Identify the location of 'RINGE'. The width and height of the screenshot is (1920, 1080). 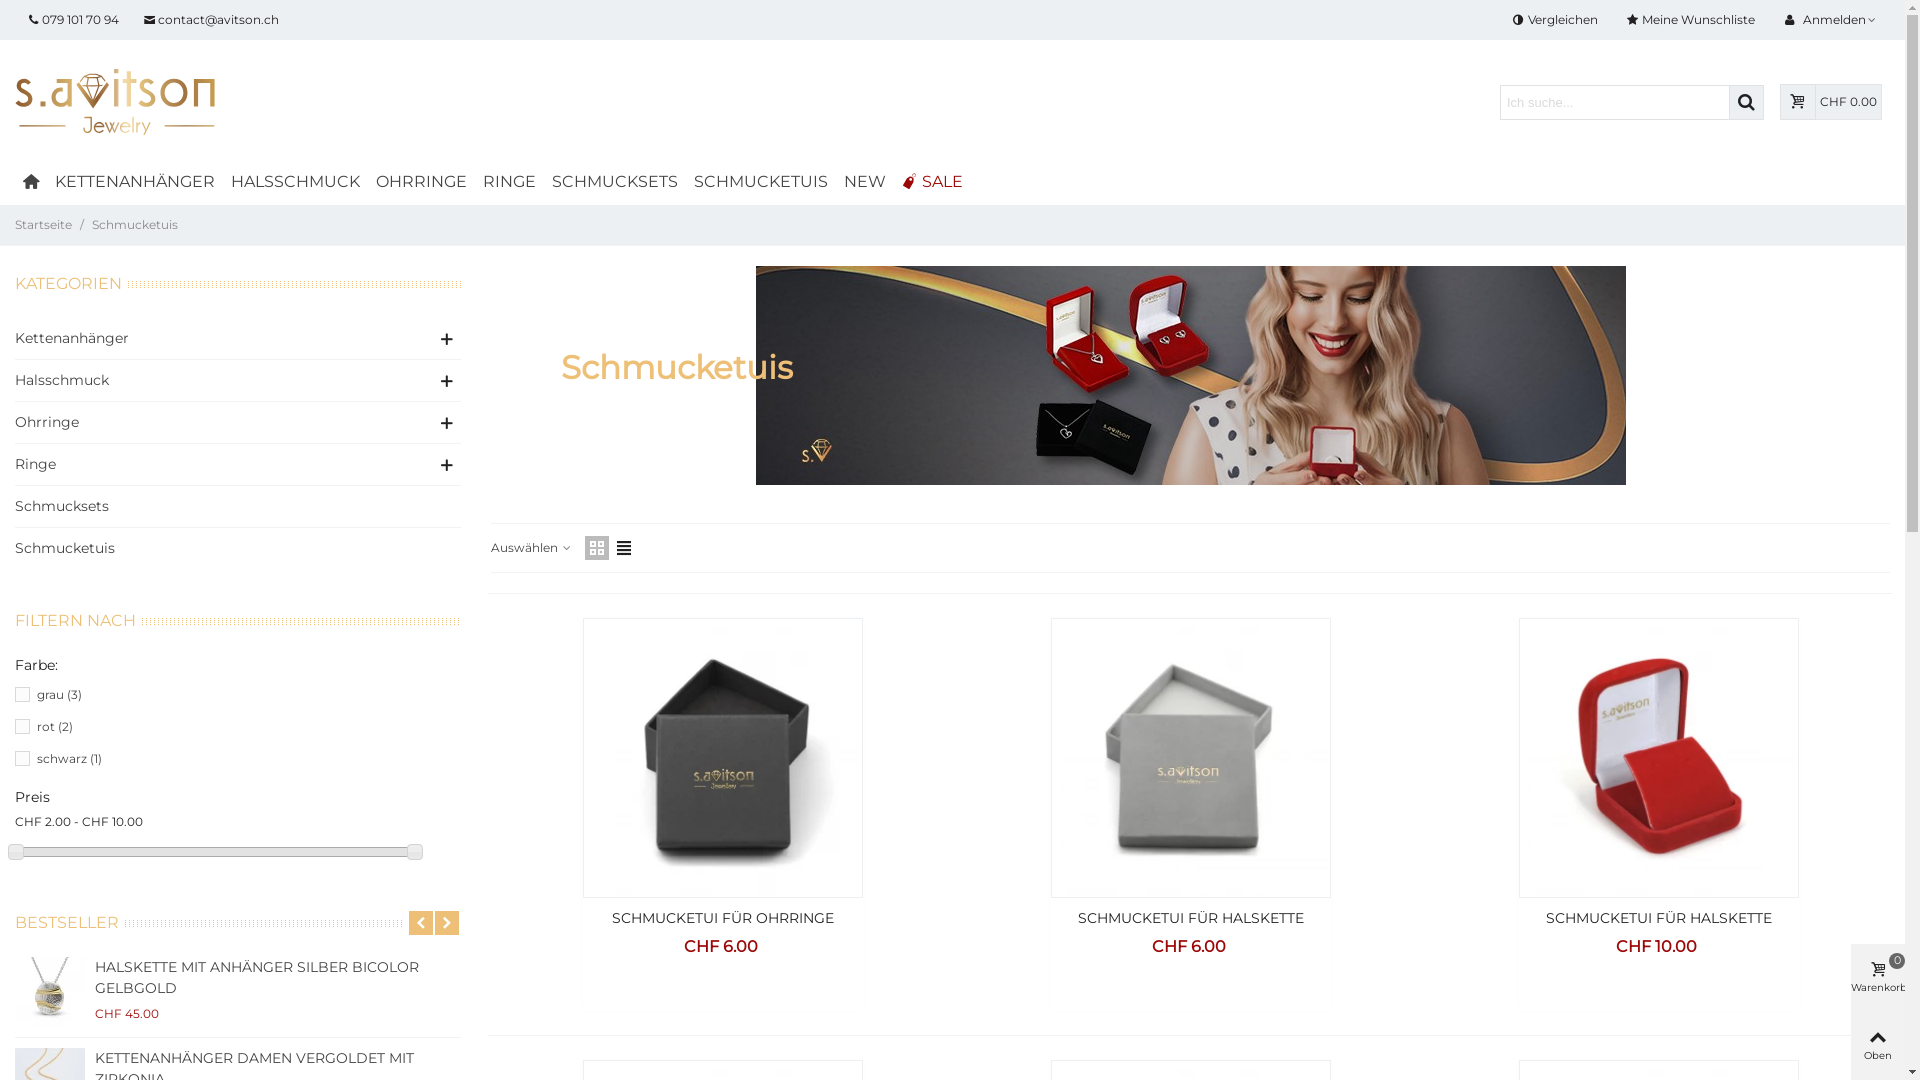
(474, 181).